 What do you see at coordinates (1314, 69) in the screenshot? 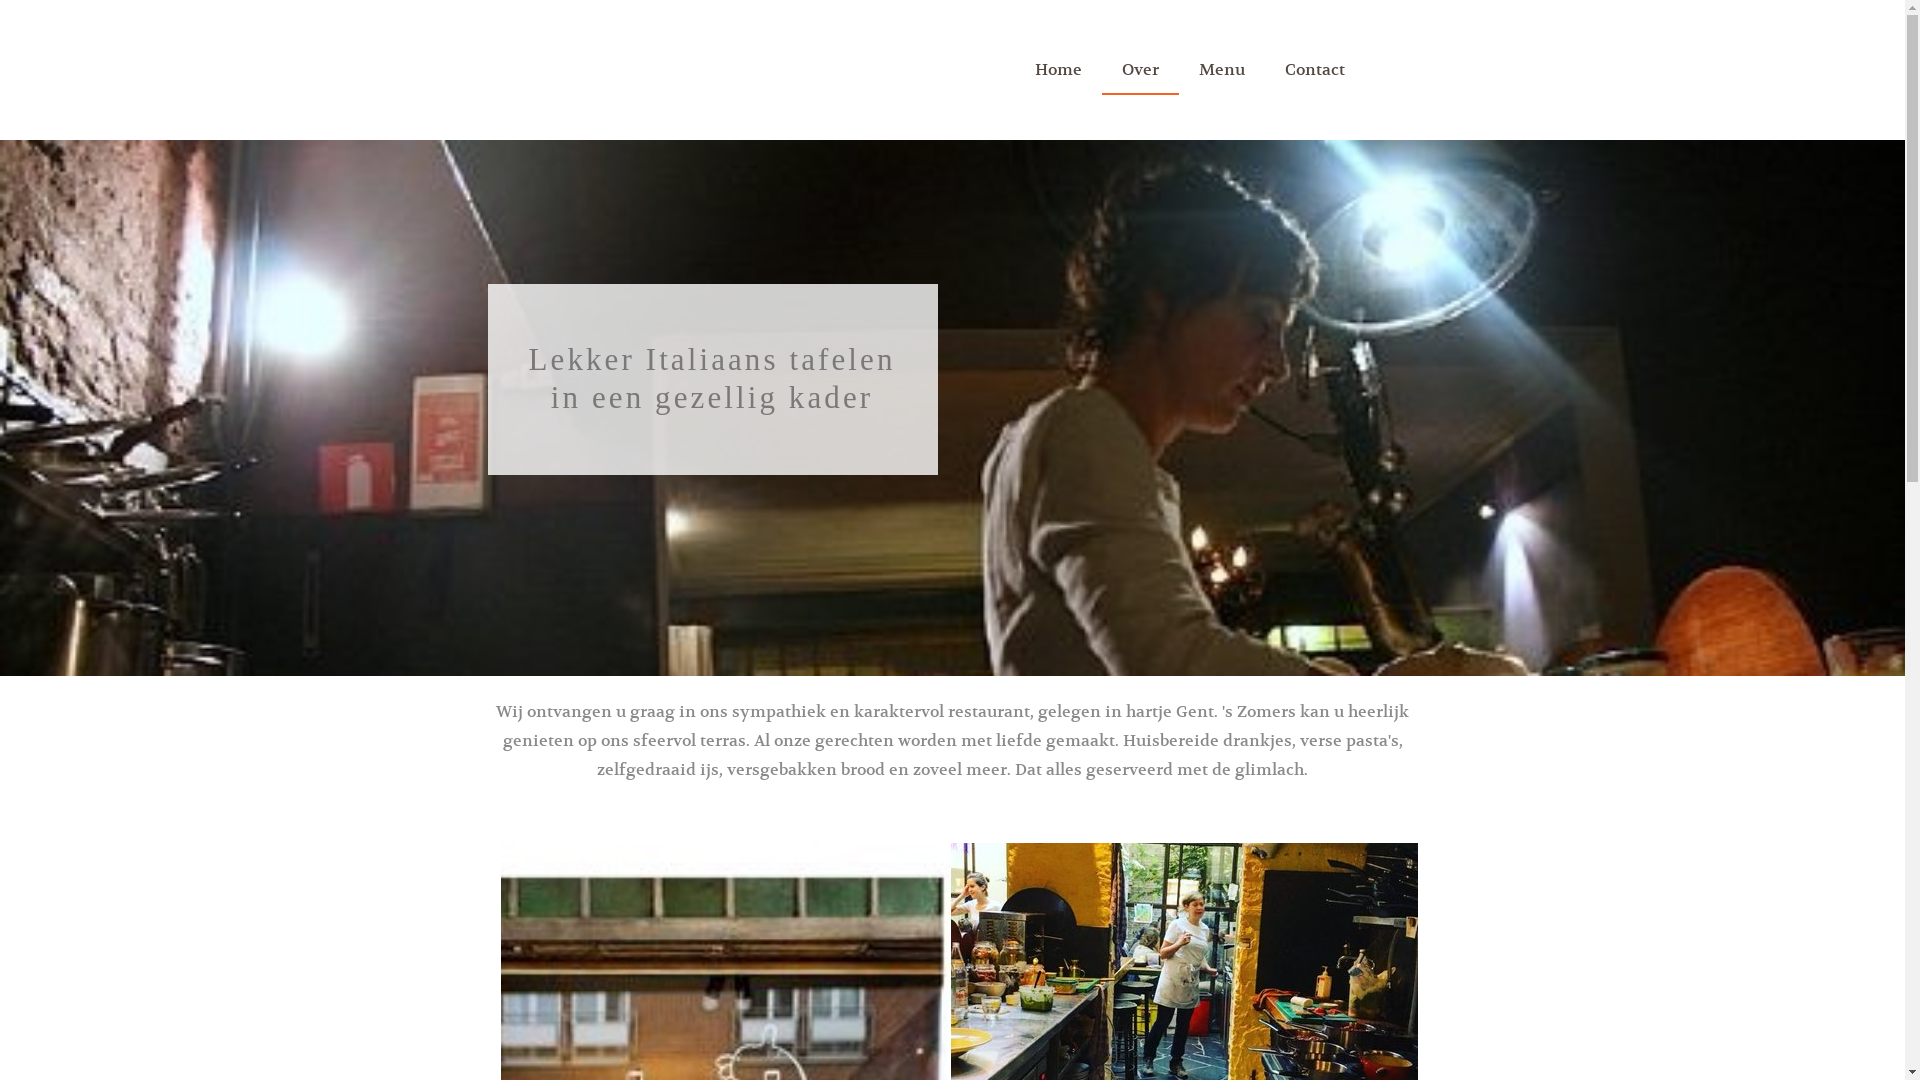
I see `'Contact'` at bounding box center [1314, 69].